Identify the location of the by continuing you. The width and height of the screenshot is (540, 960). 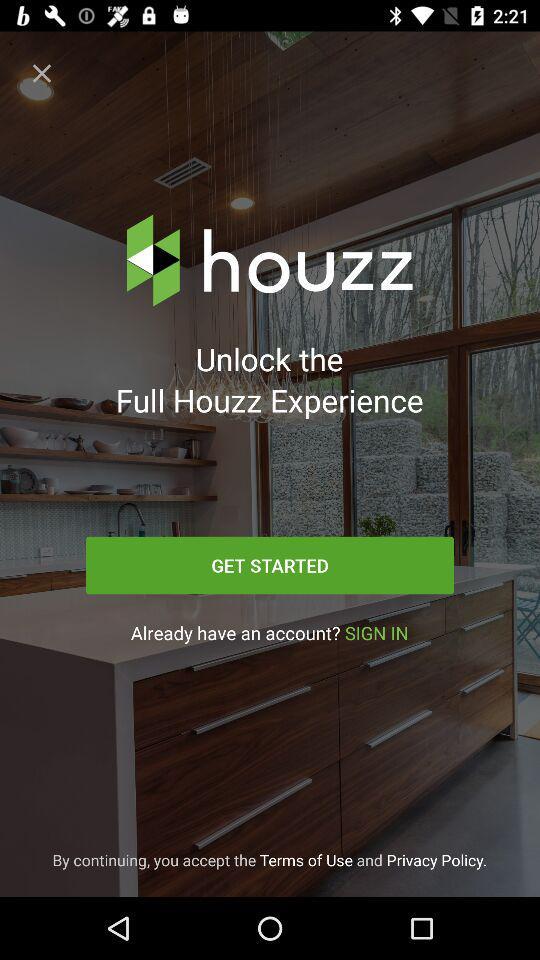
(269, 859).